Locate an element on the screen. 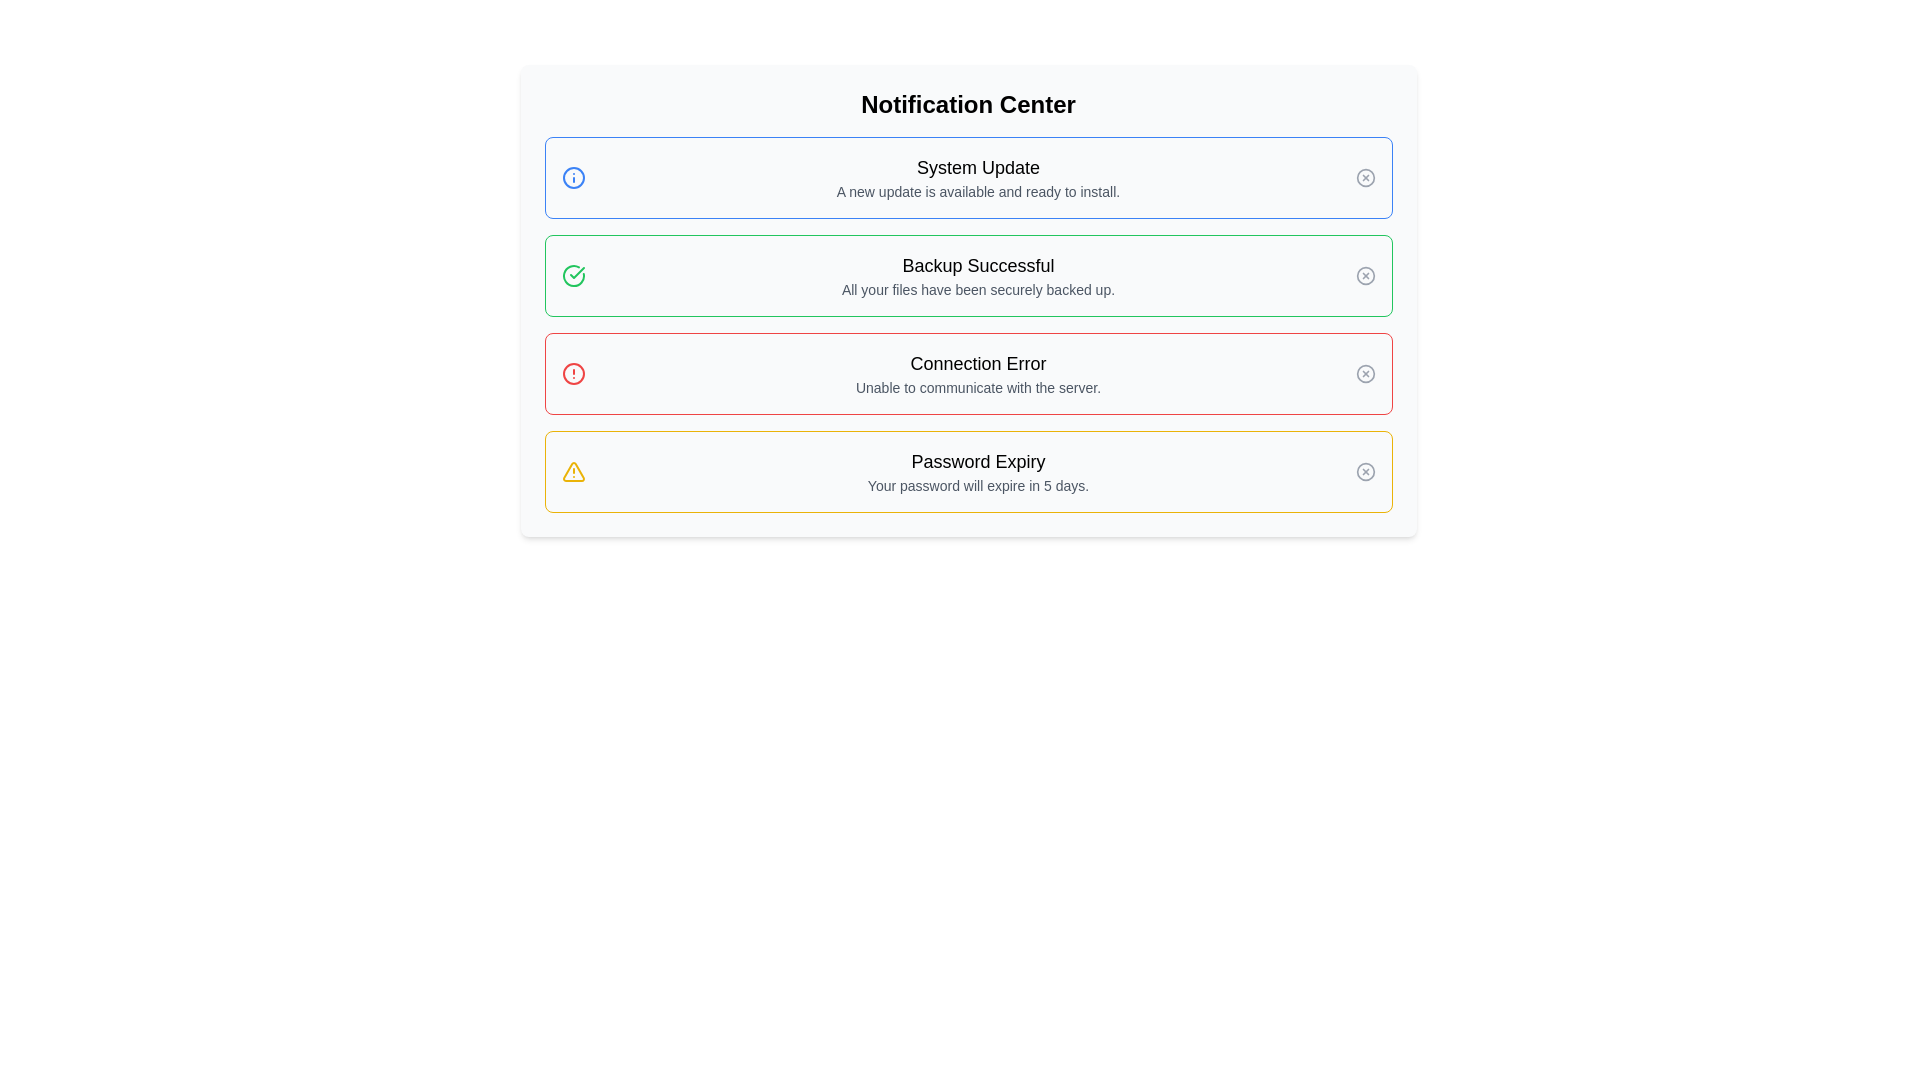 This screenshot has height=1080, width=1920. the informational indicator icon located in the upper-left portion of the 'System Update' notification card, which is positioned to the left of the title text and description is located at coordinates (572, 176).